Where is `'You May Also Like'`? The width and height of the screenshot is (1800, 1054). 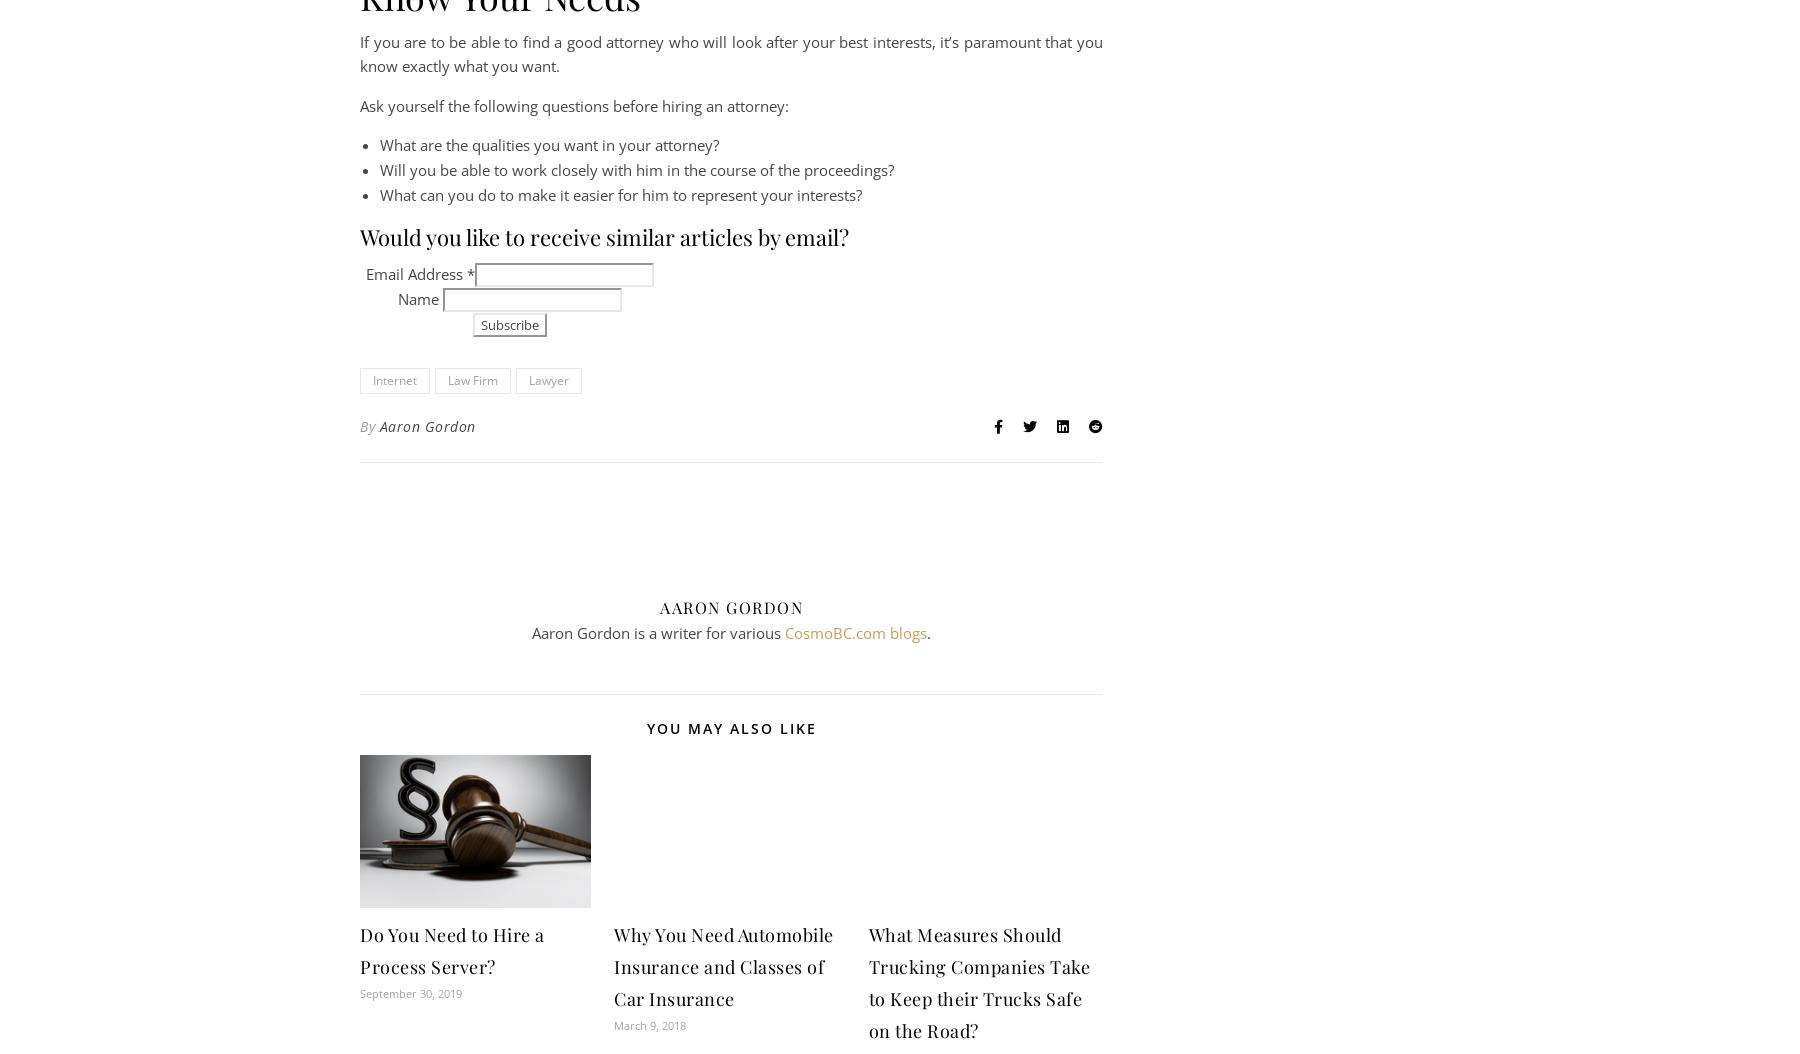 'You May Also Like' is located at coordinates (646, 726).